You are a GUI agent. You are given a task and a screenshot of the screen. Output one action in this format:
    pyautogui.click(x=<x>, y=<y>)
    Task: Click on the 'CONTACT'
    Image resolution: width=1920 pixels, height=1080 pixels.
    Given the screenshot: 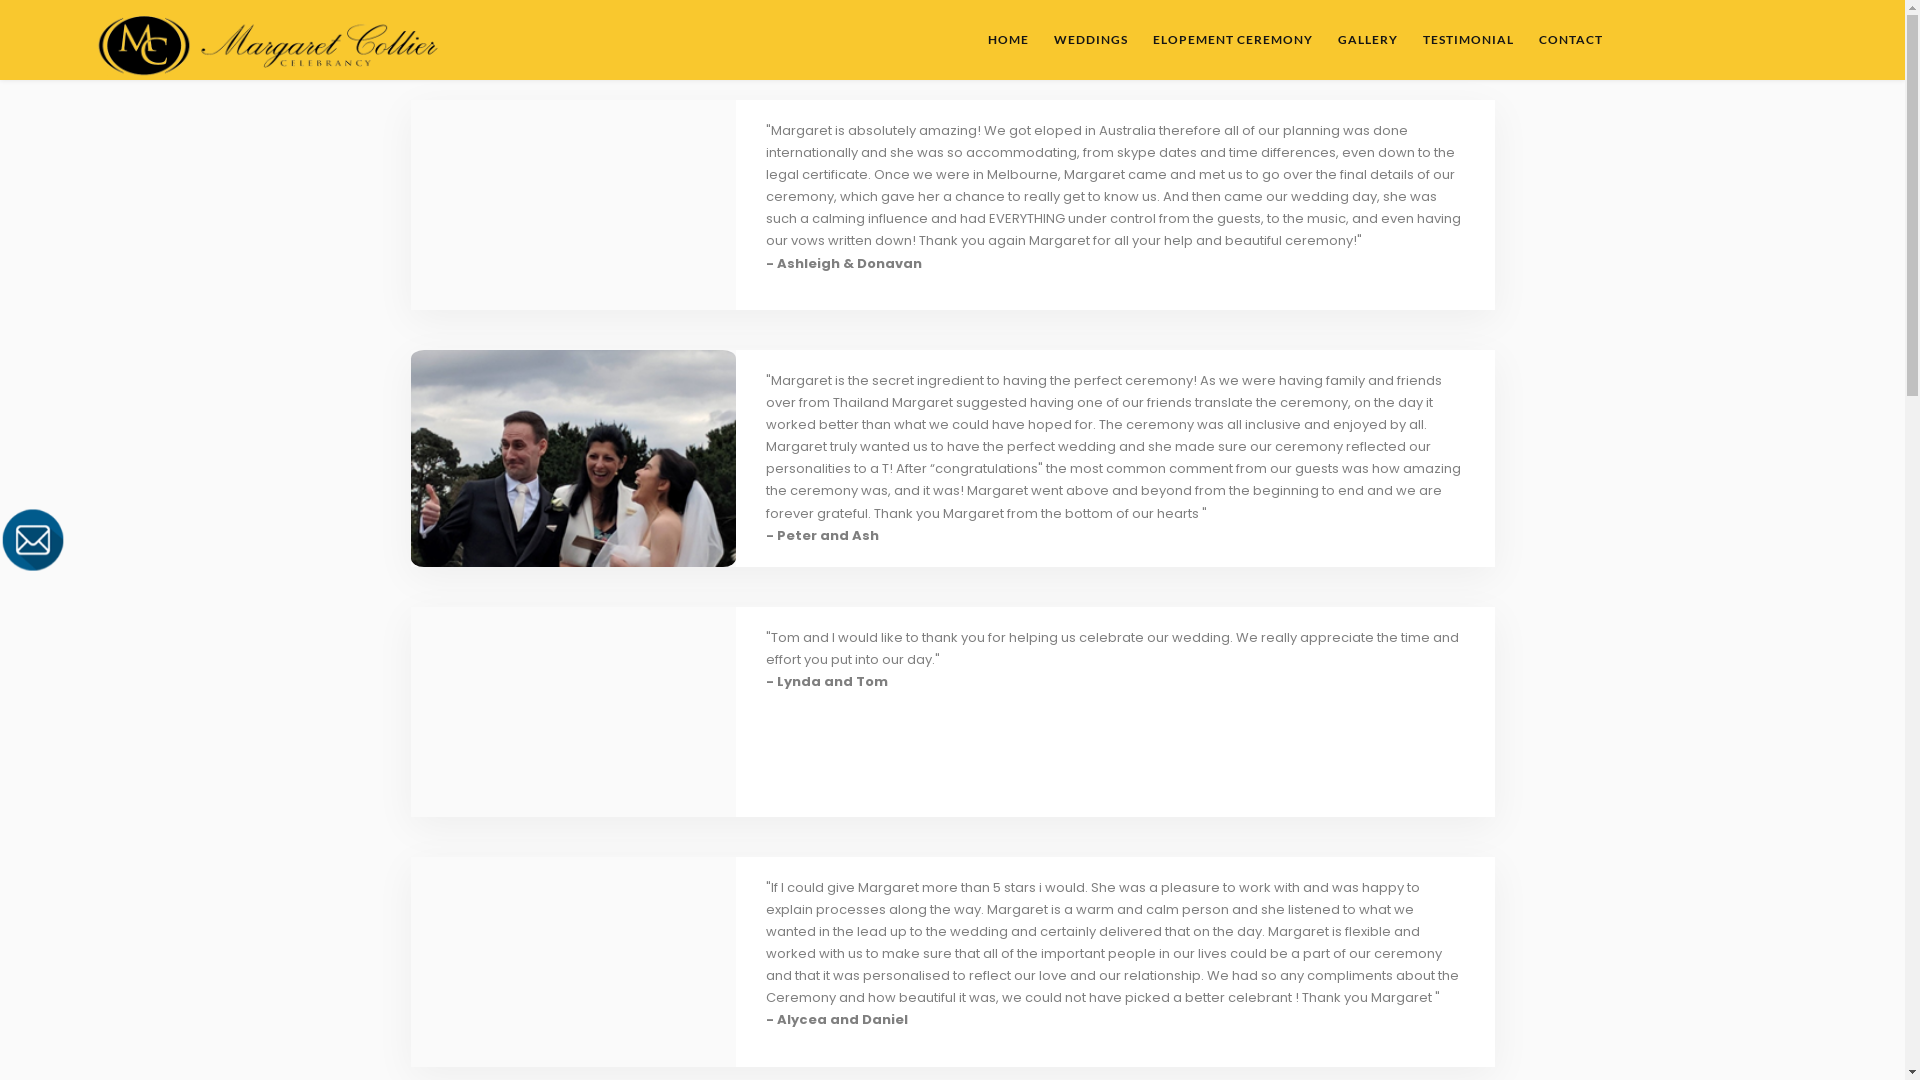 What is the action you would take?
    pyautogui.click(x=1538, y=39)
    